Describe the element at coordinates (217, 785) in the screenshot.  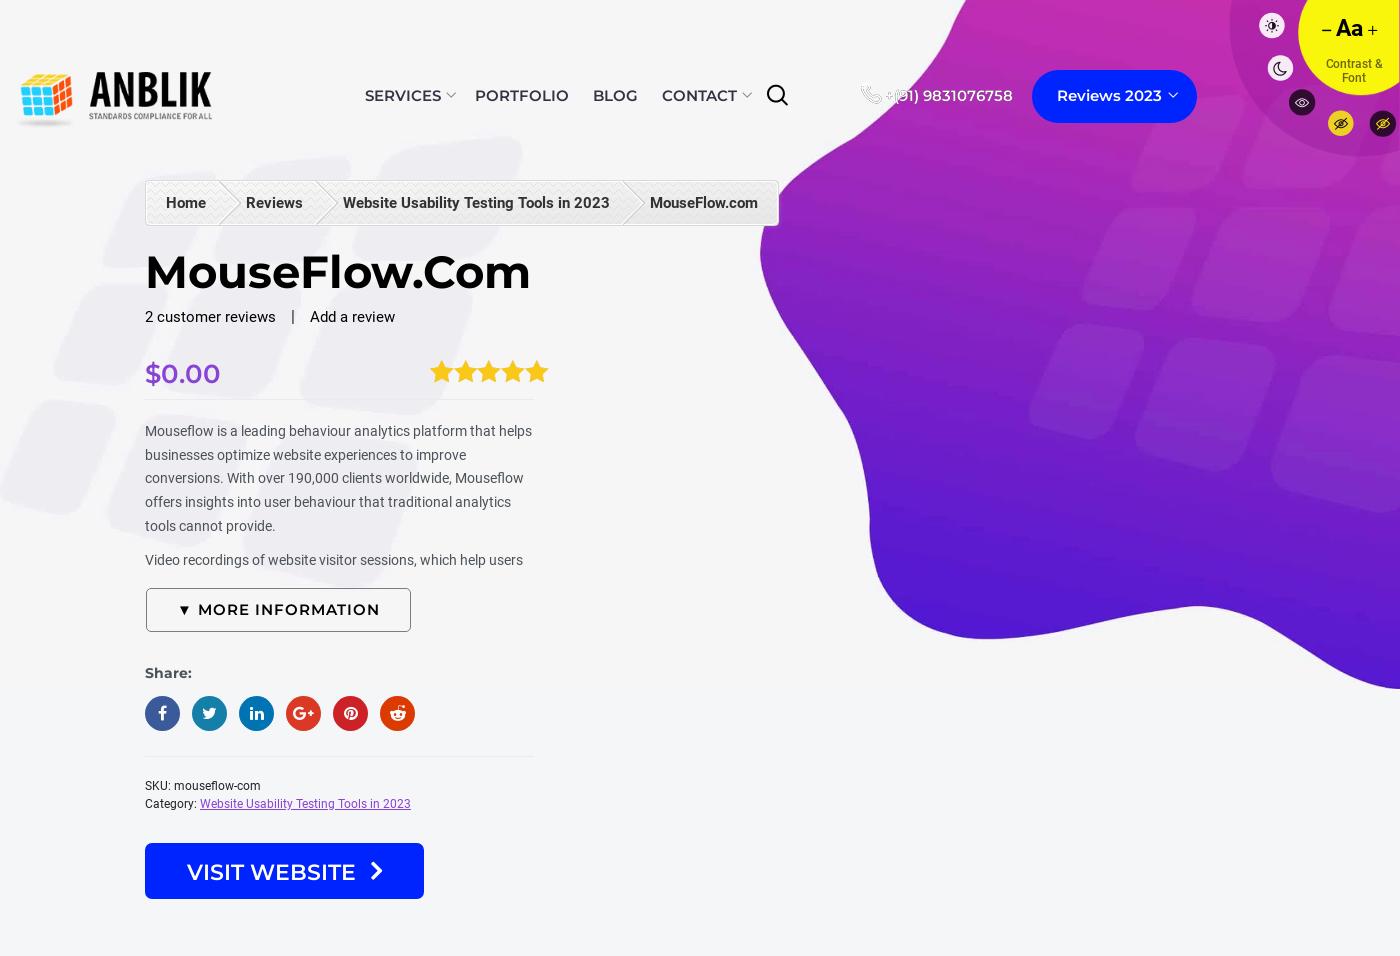
I see `'mouseflow-com'` at that location.